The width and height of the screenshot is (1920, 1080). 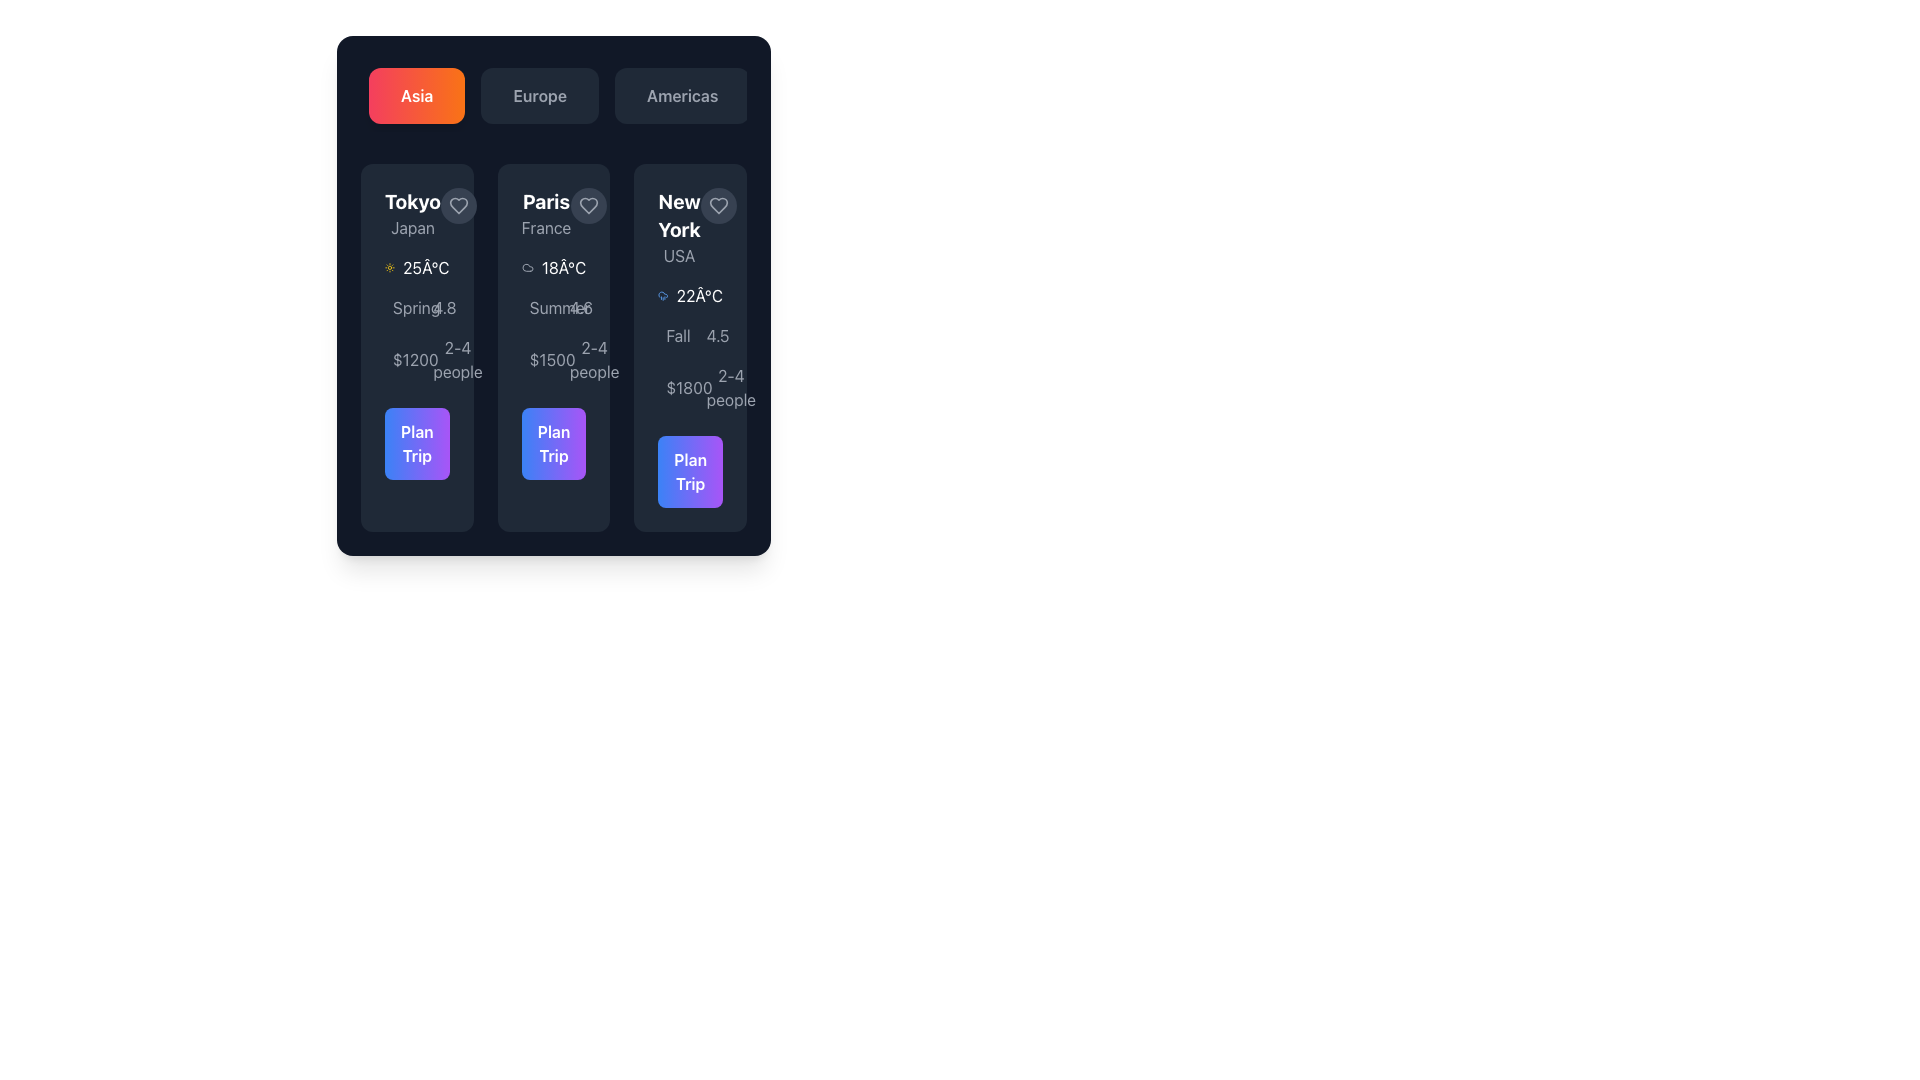 What do you see at coordinates (553, 96) in the screenshot?
I see `the Tab Bar` at bounding box center [553, 96].